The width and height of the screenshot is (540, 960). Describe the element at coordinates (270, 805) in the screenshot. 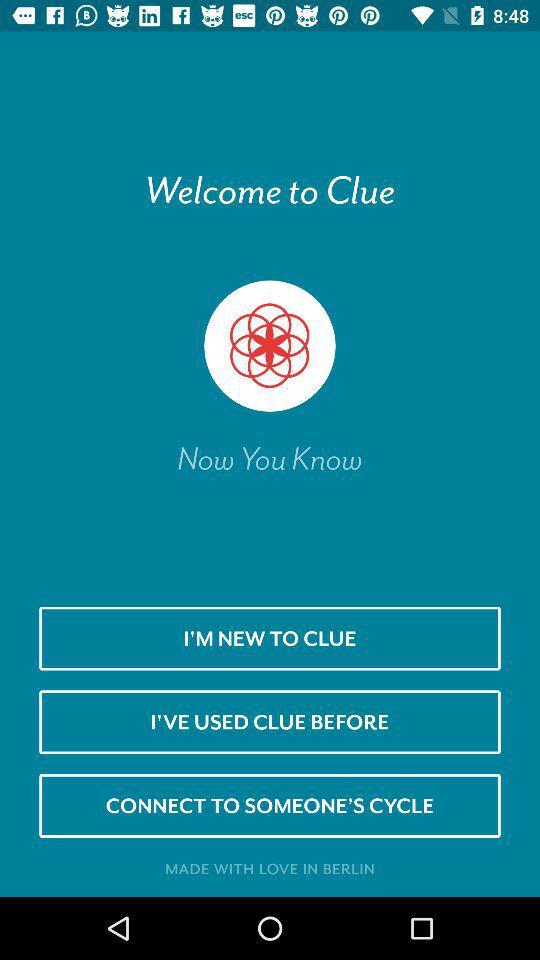

I see `connect to someone icon` at that location.